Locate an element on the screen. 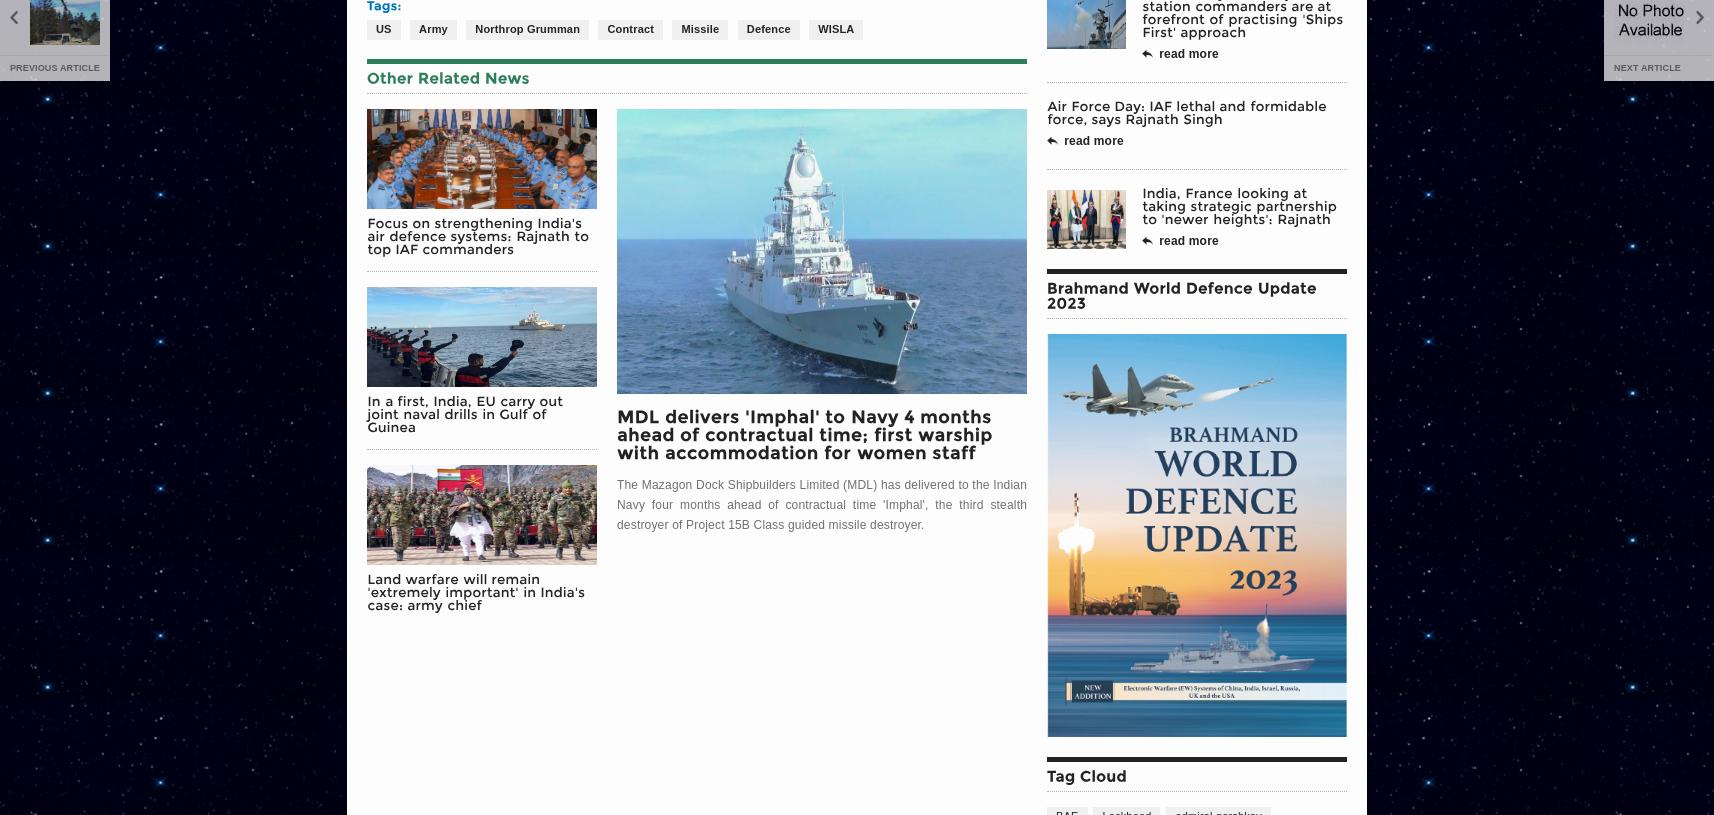 The image size is (1714, 815). 'Previous Article' is located at coordinates (53, 66).